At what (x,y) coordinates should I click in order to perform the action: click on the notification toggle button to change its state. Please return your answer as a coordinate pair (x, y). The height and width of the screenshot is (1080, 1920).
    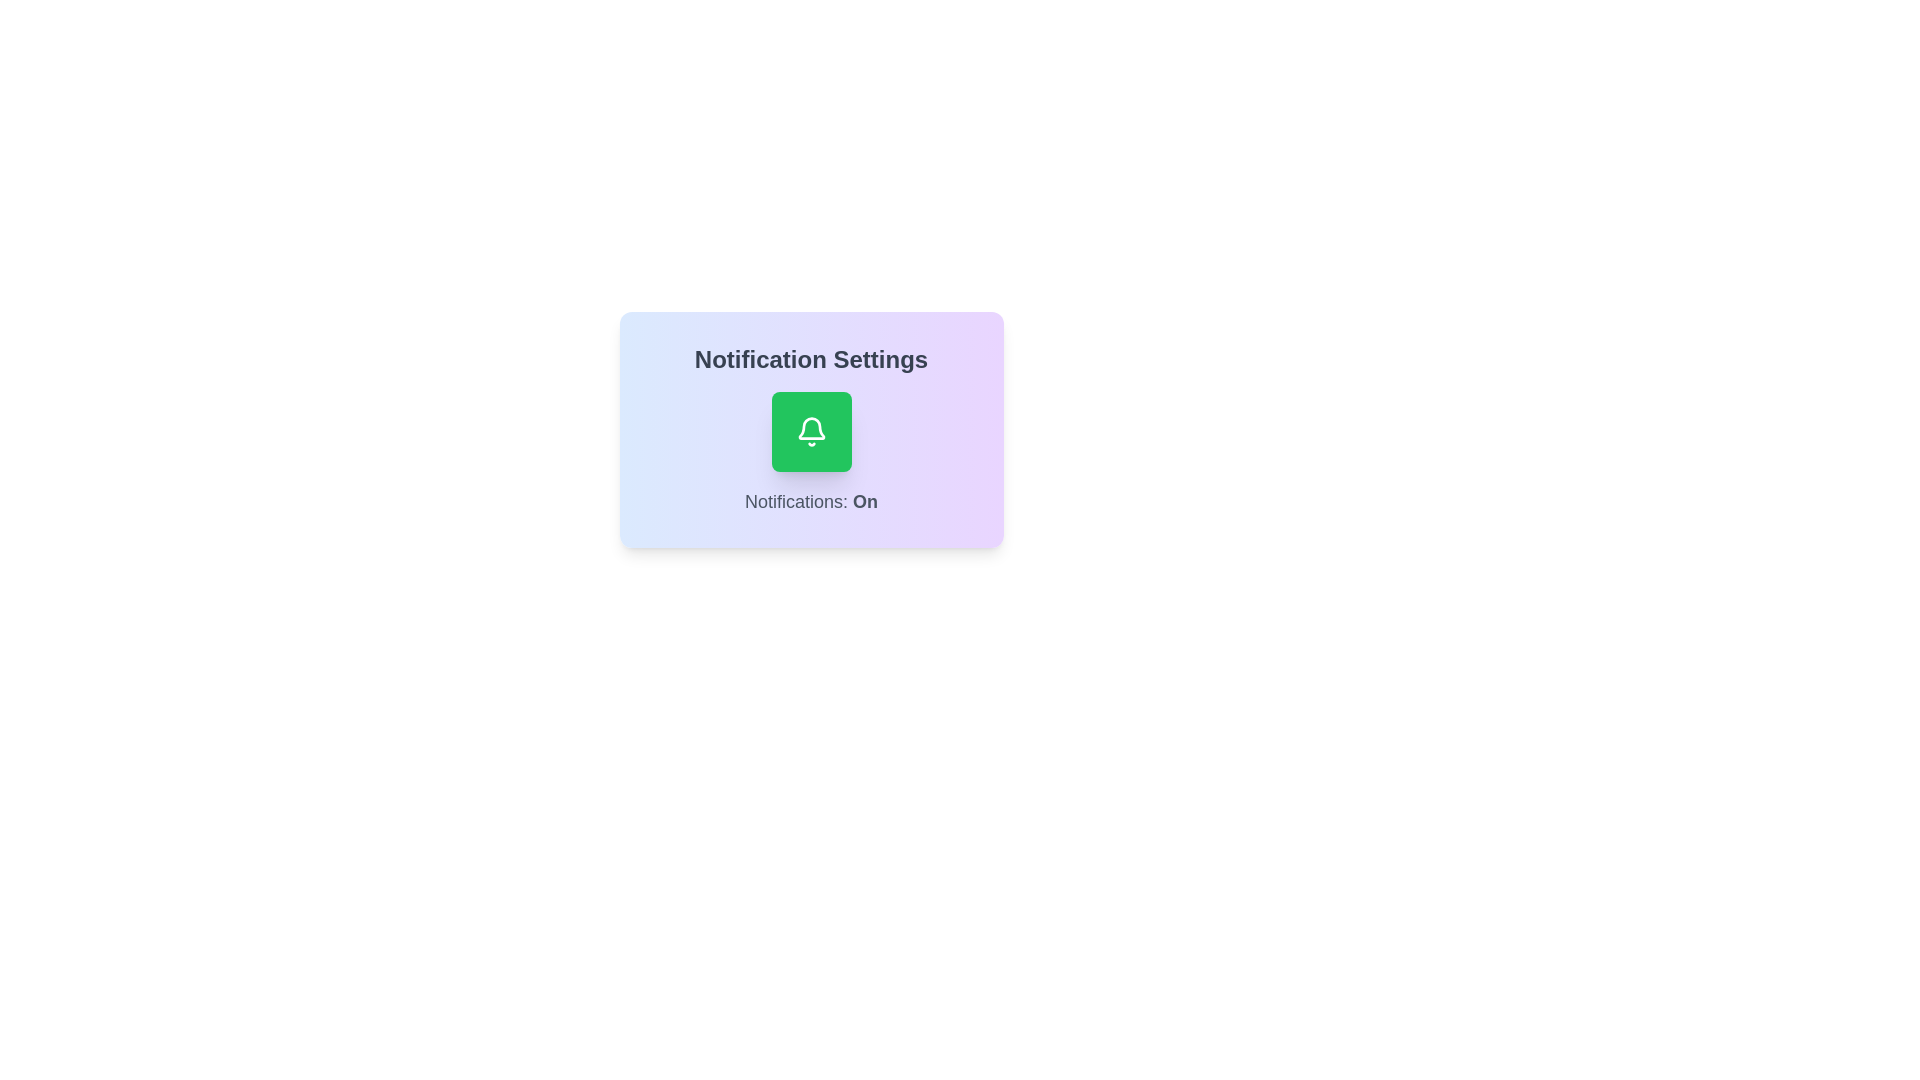
    Looking at the image, I should click on (811, 431).